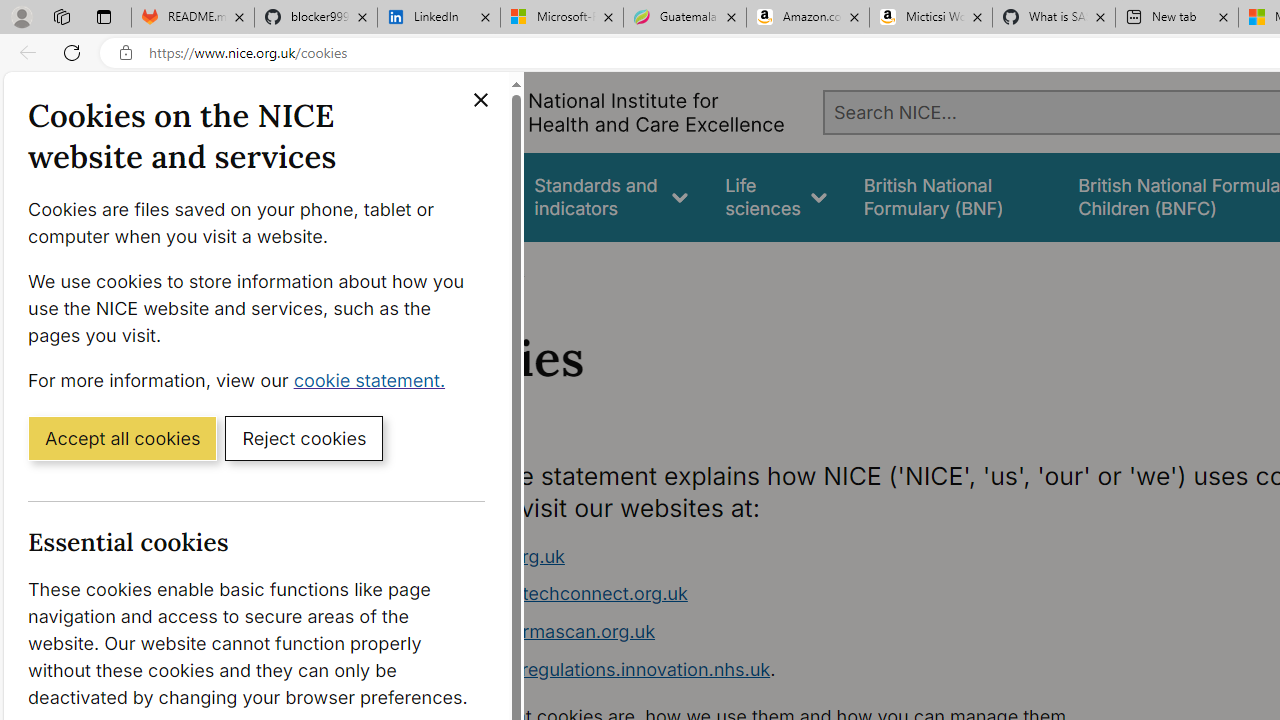 This screenshot has width=1280, height=720. I want to click on 'Guidance', so click(457, 197).